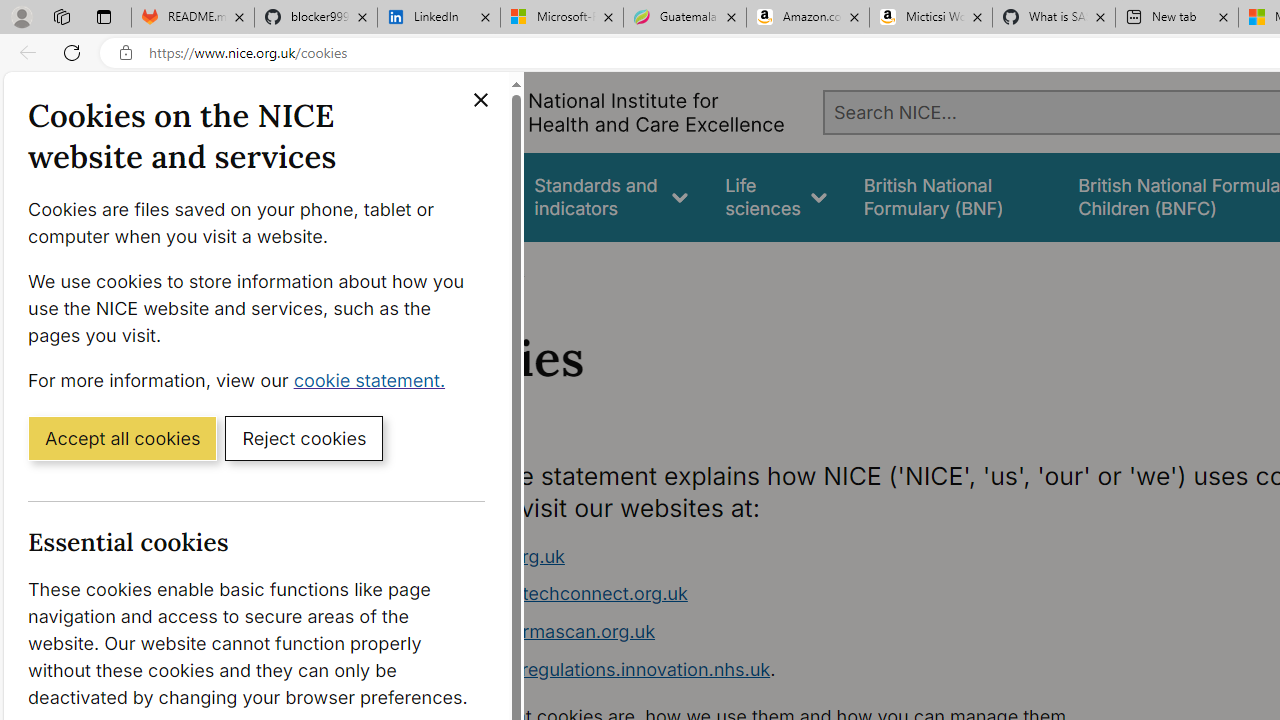 This screenshot has width=1280, height=720. I want to click on 'Guidance', so click(457, 197).